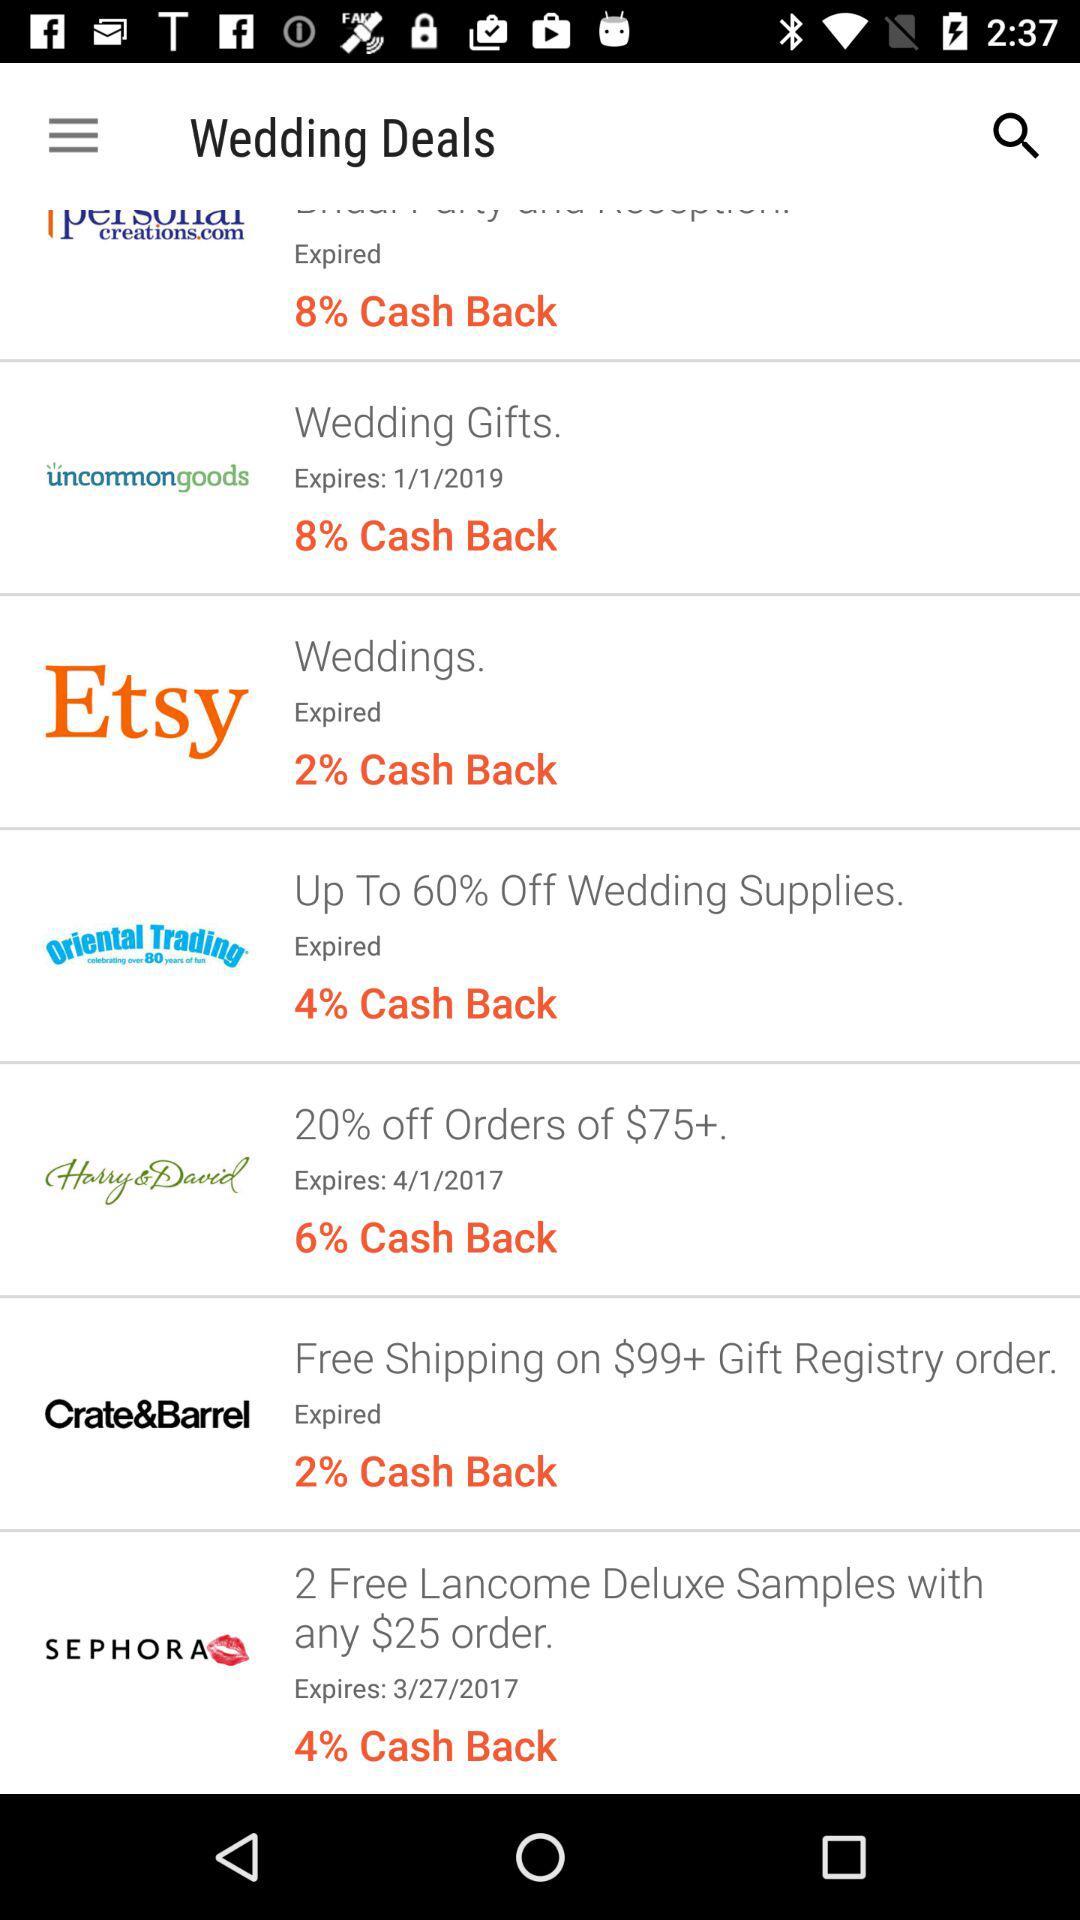 The width and height of the screenshot is (1080, 1920). What do you see at coordinates (72, 135) in the screenshot?
I see `app to the left of wedding deals` at bounding box center [72, 135].